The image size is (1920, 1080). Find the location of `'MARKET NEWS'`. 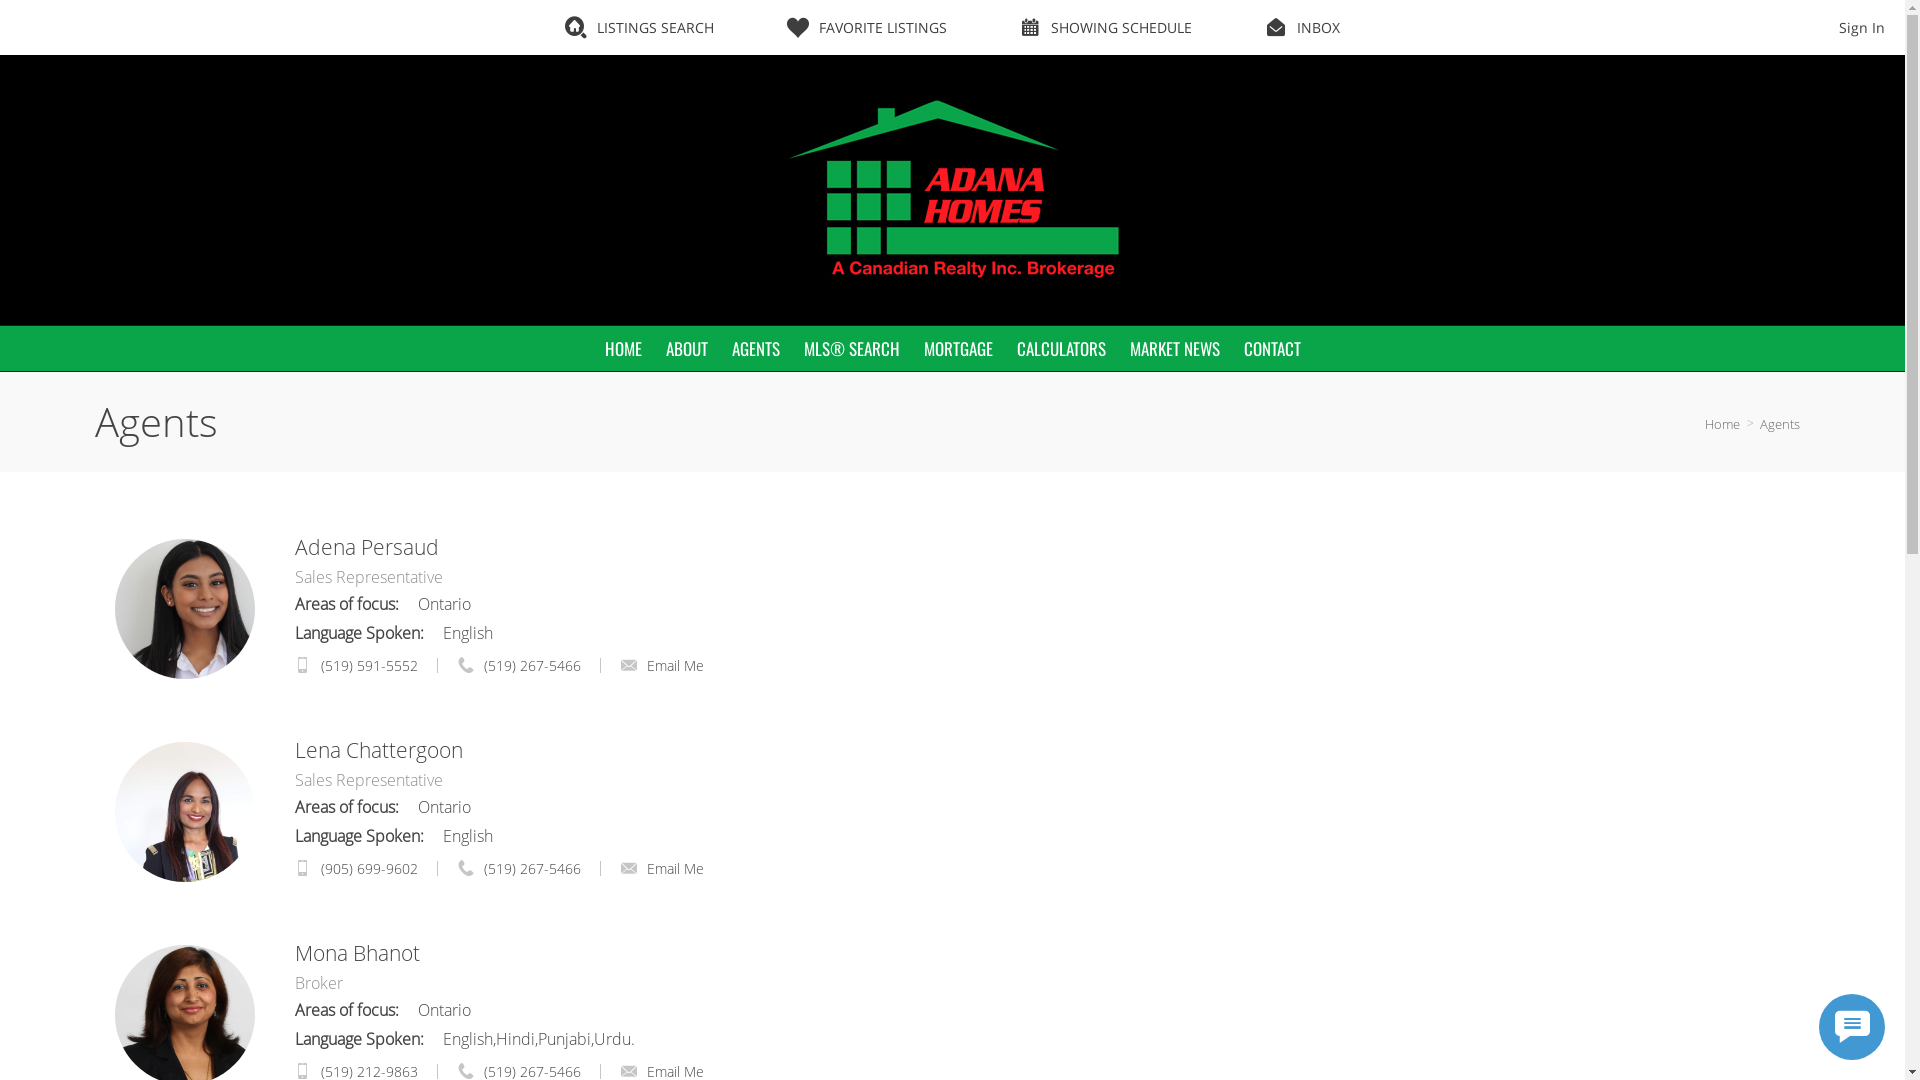

'MARKET NEWS' is located at coordinates (1175, 347).